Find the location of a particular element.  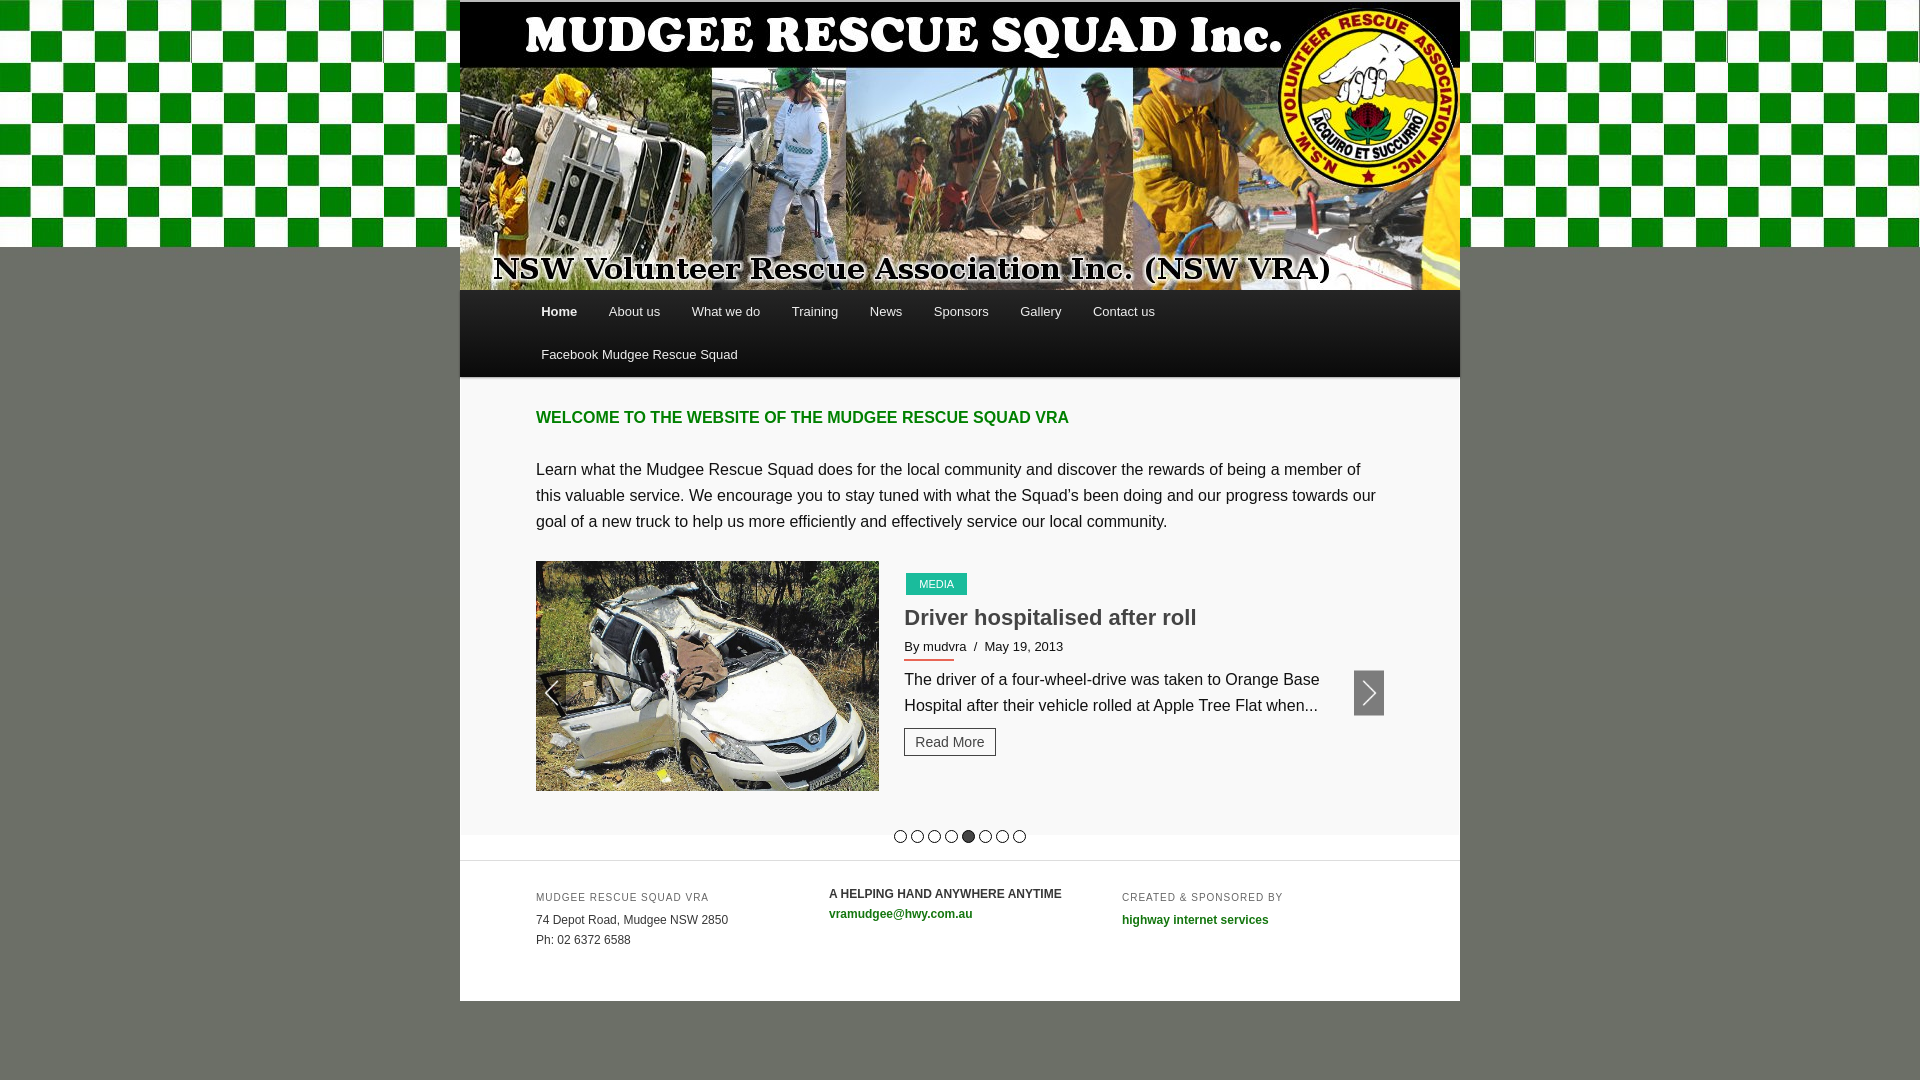

'About us' is located at coordinates (592, 311).